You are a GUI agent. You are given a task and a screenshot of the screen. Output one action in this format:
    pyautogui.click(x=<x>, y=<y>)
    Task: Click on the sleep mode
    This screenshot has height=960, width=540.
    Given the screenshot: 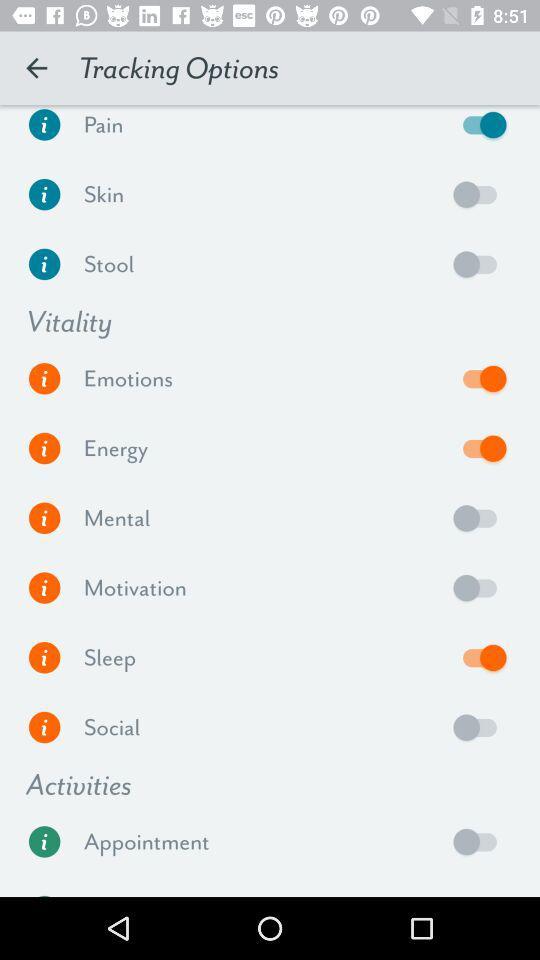 What is the action you would take?
    pyautogui.click(x=479, y=656)
    